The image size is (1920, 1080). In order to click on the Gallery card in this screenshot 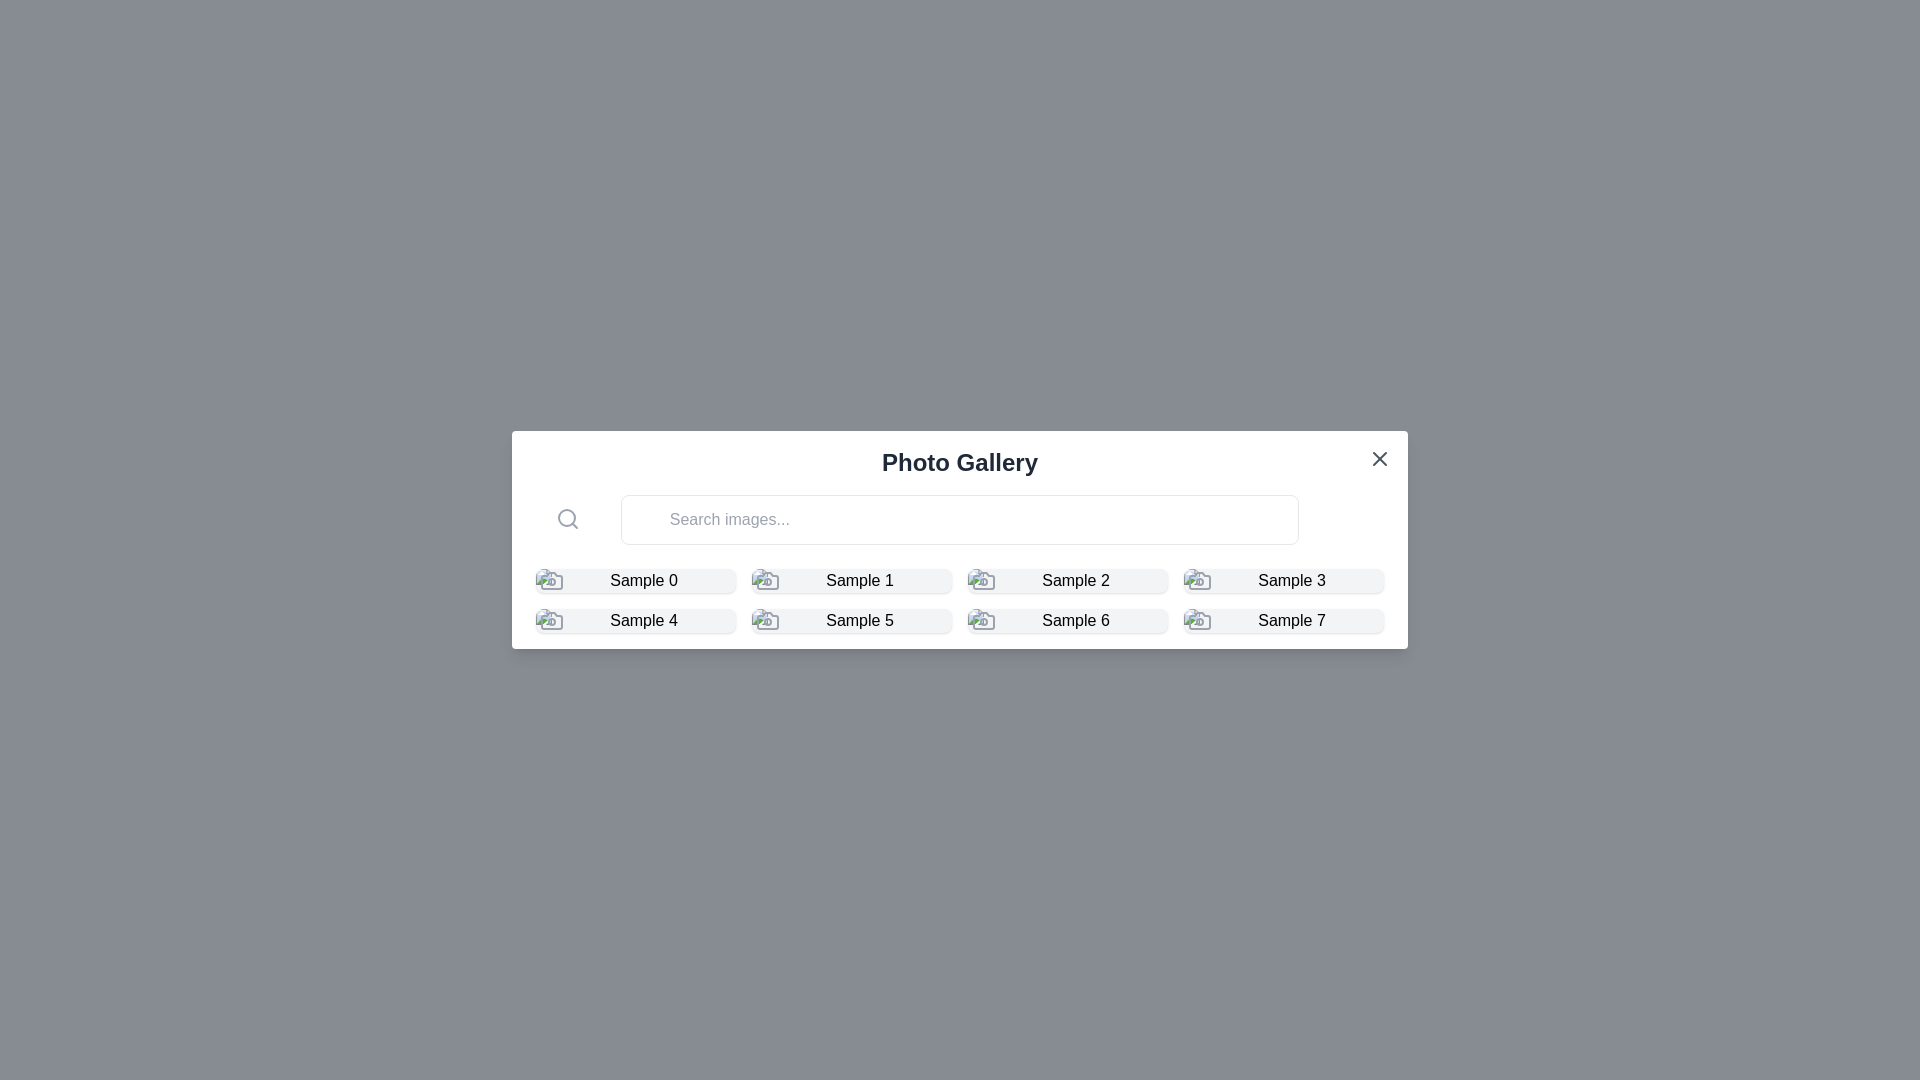, I will do `click(1067, 581)`.